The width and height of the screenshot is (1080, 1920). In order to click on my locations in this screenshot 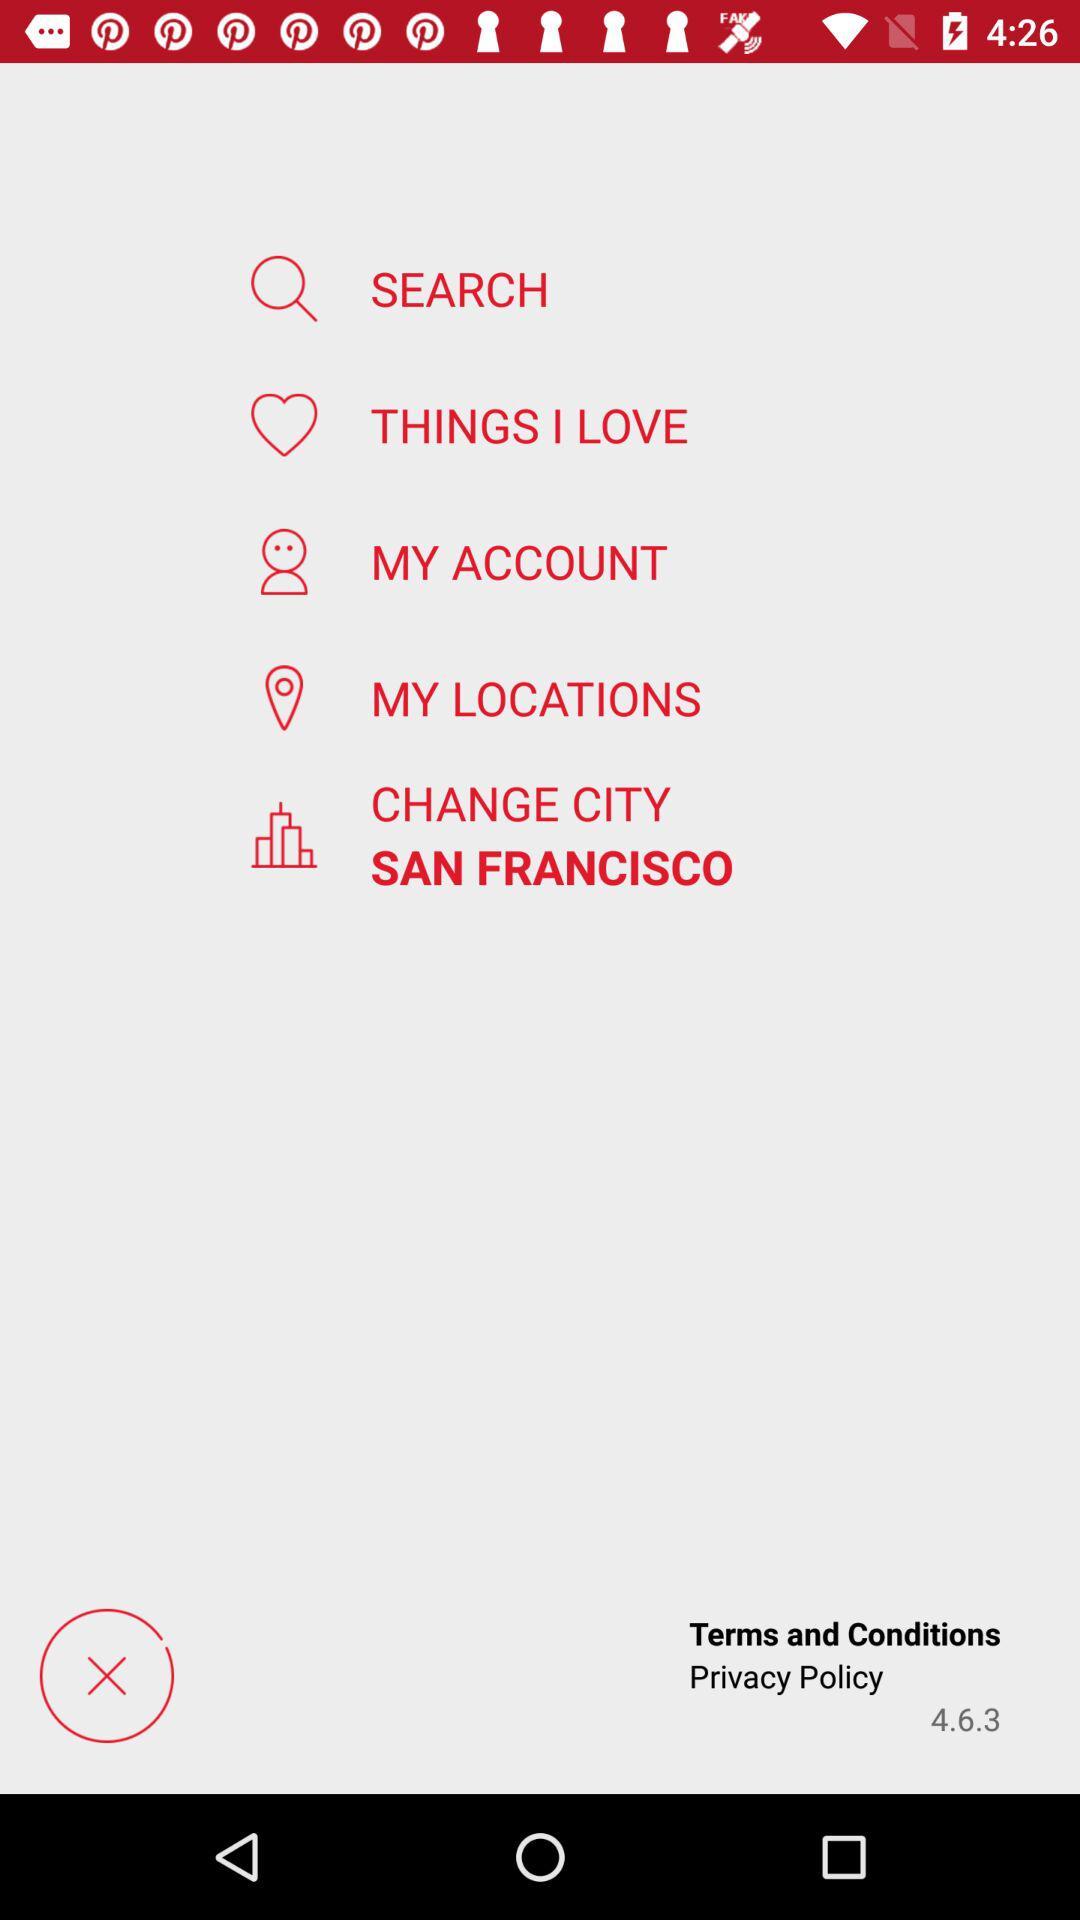, I will do `click(534, 697)`.